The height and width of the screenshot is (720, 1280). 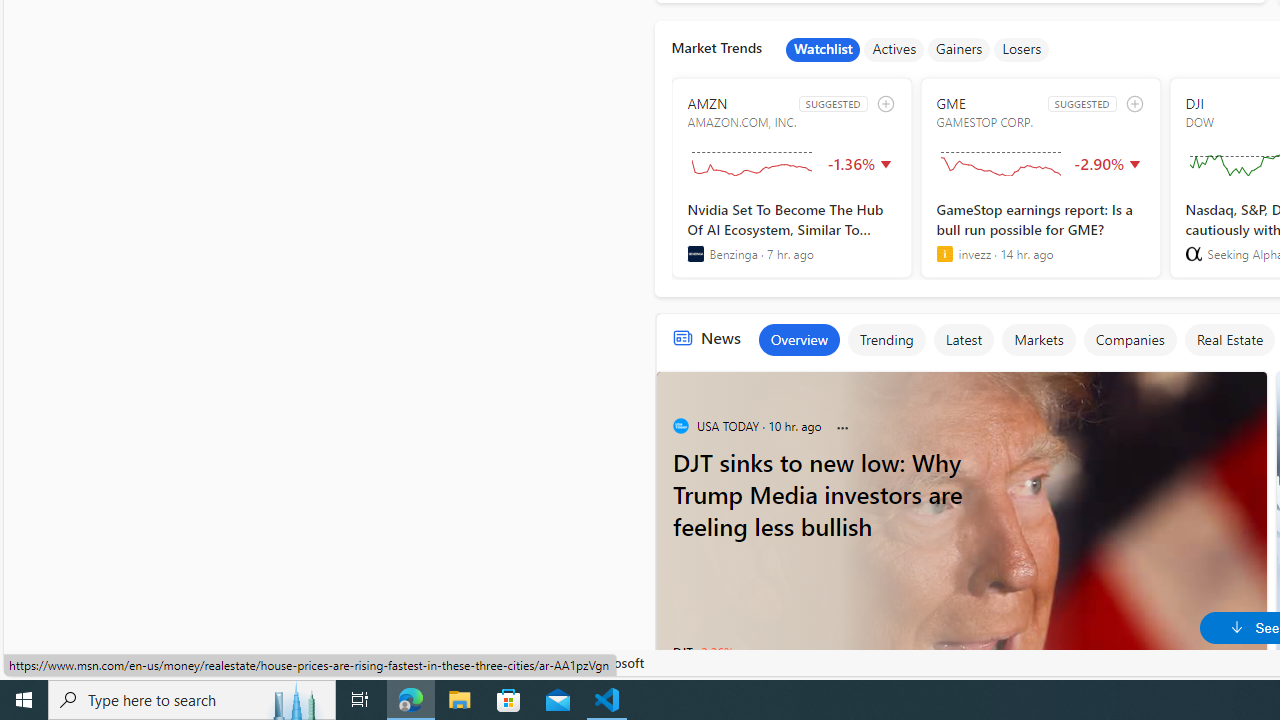 What do you see at coordinates (893, 49) in the screenshot?
I see `'Actives'` at bounding box center [893, 49].